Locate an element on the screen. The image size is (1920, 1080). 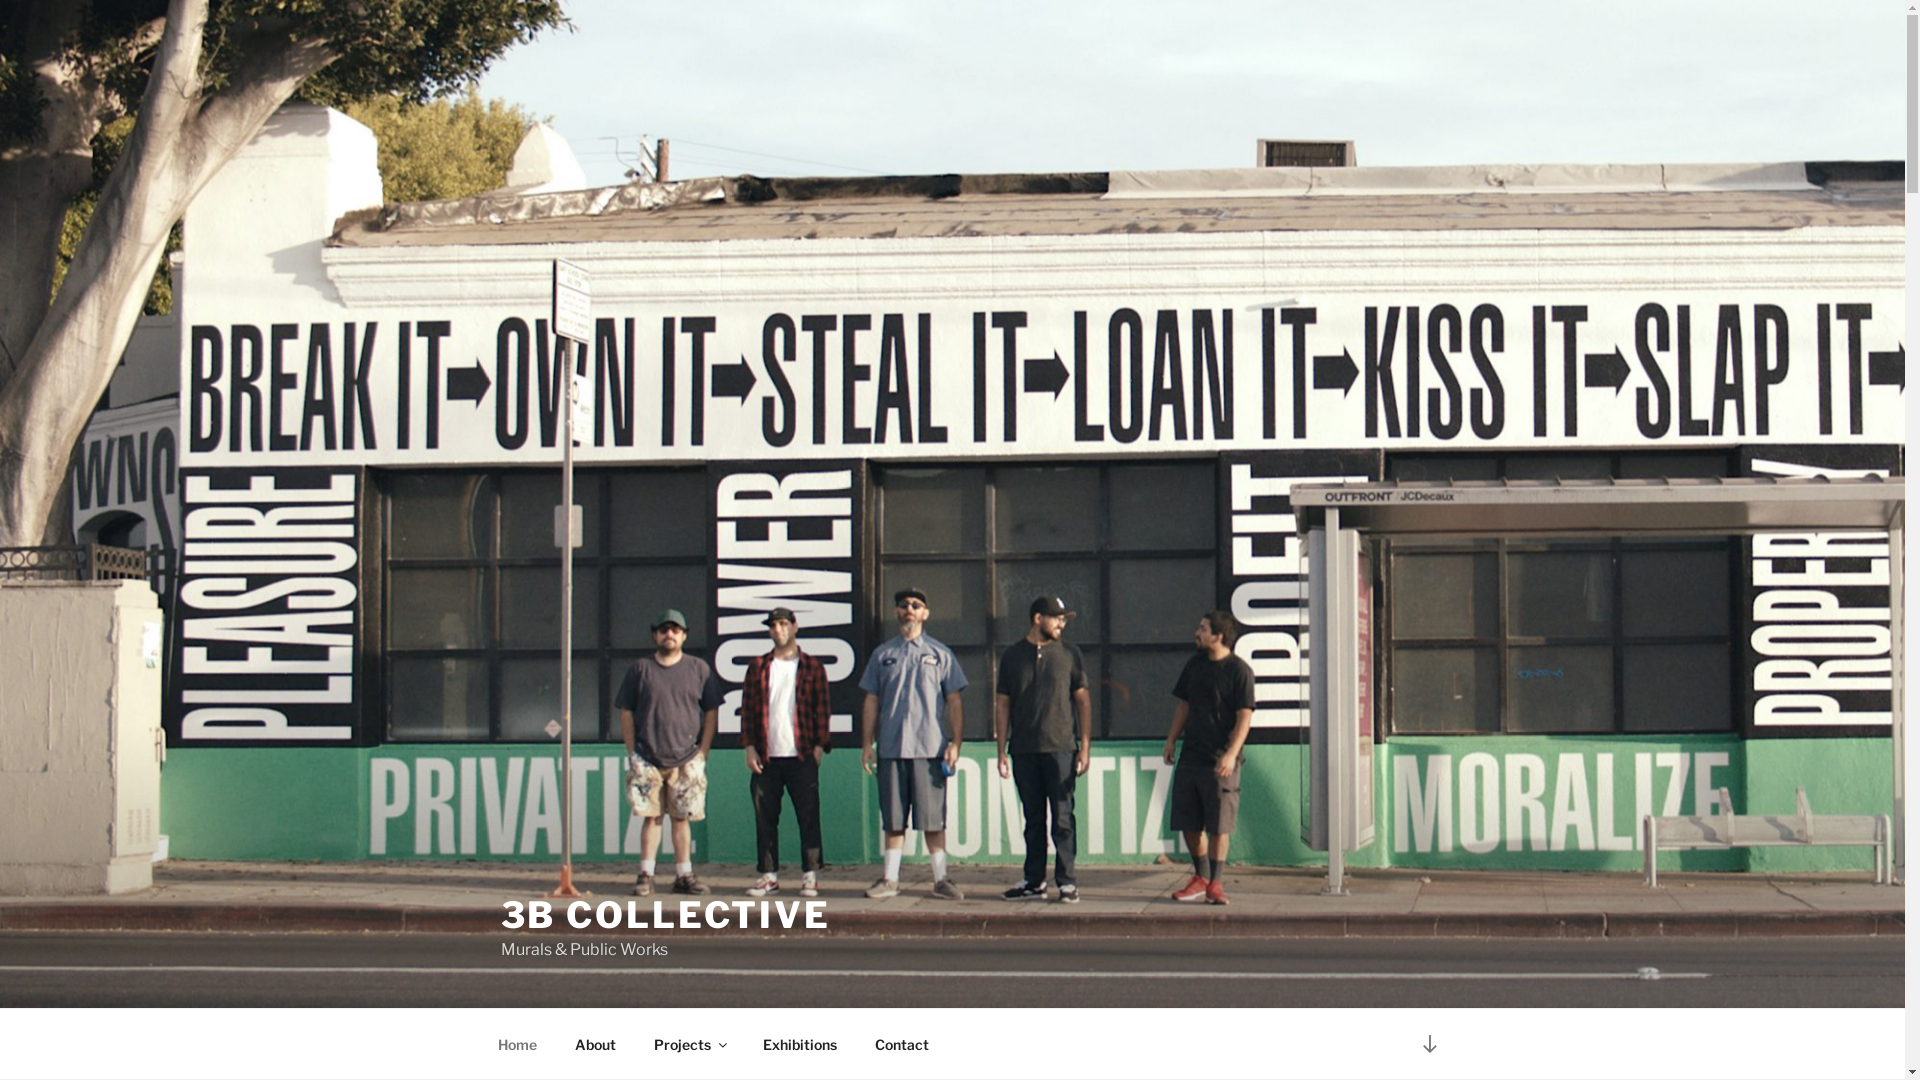
'Projects' is located at coordinates (689, 1043).